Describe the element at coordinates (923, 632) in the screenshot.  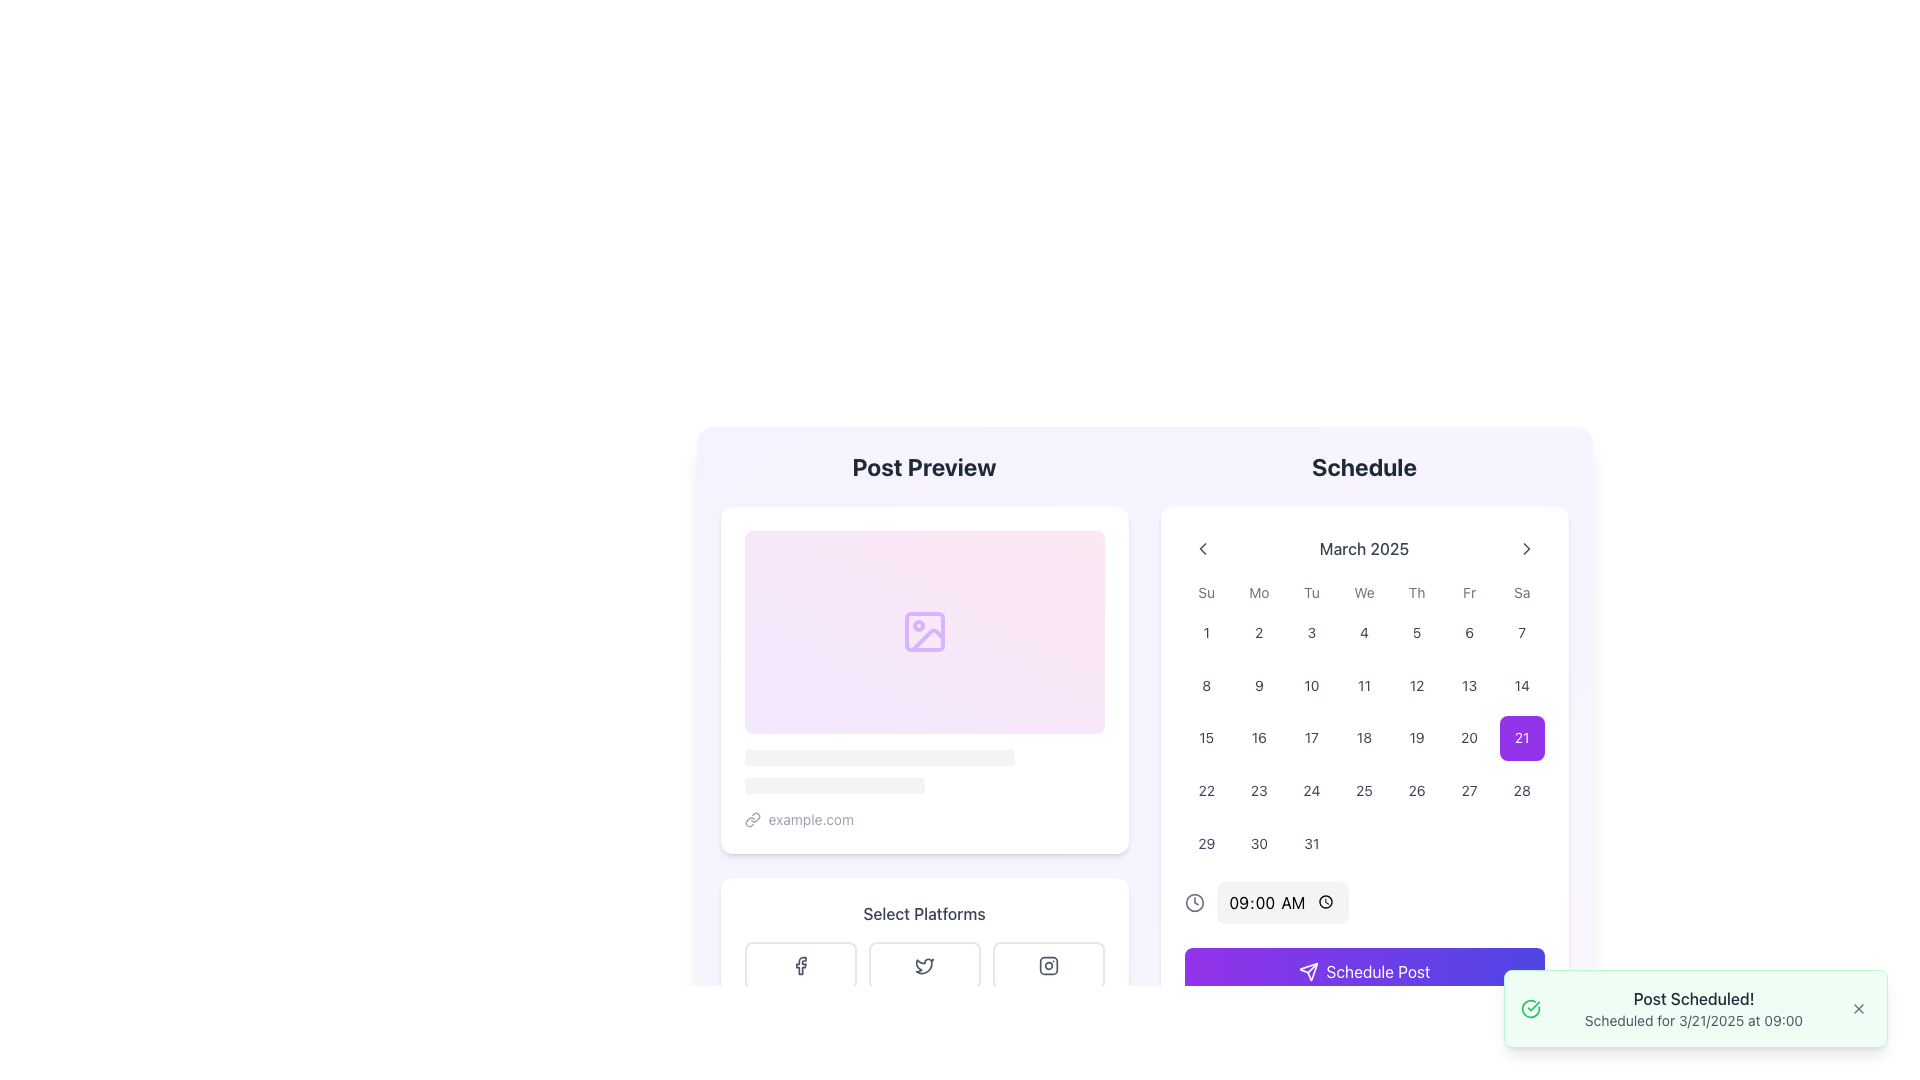
I see `the SVG icon representing an image placeholder located in the center of the 'Post Preview' section with a gradient background transitioning from purple to pink` at that location.